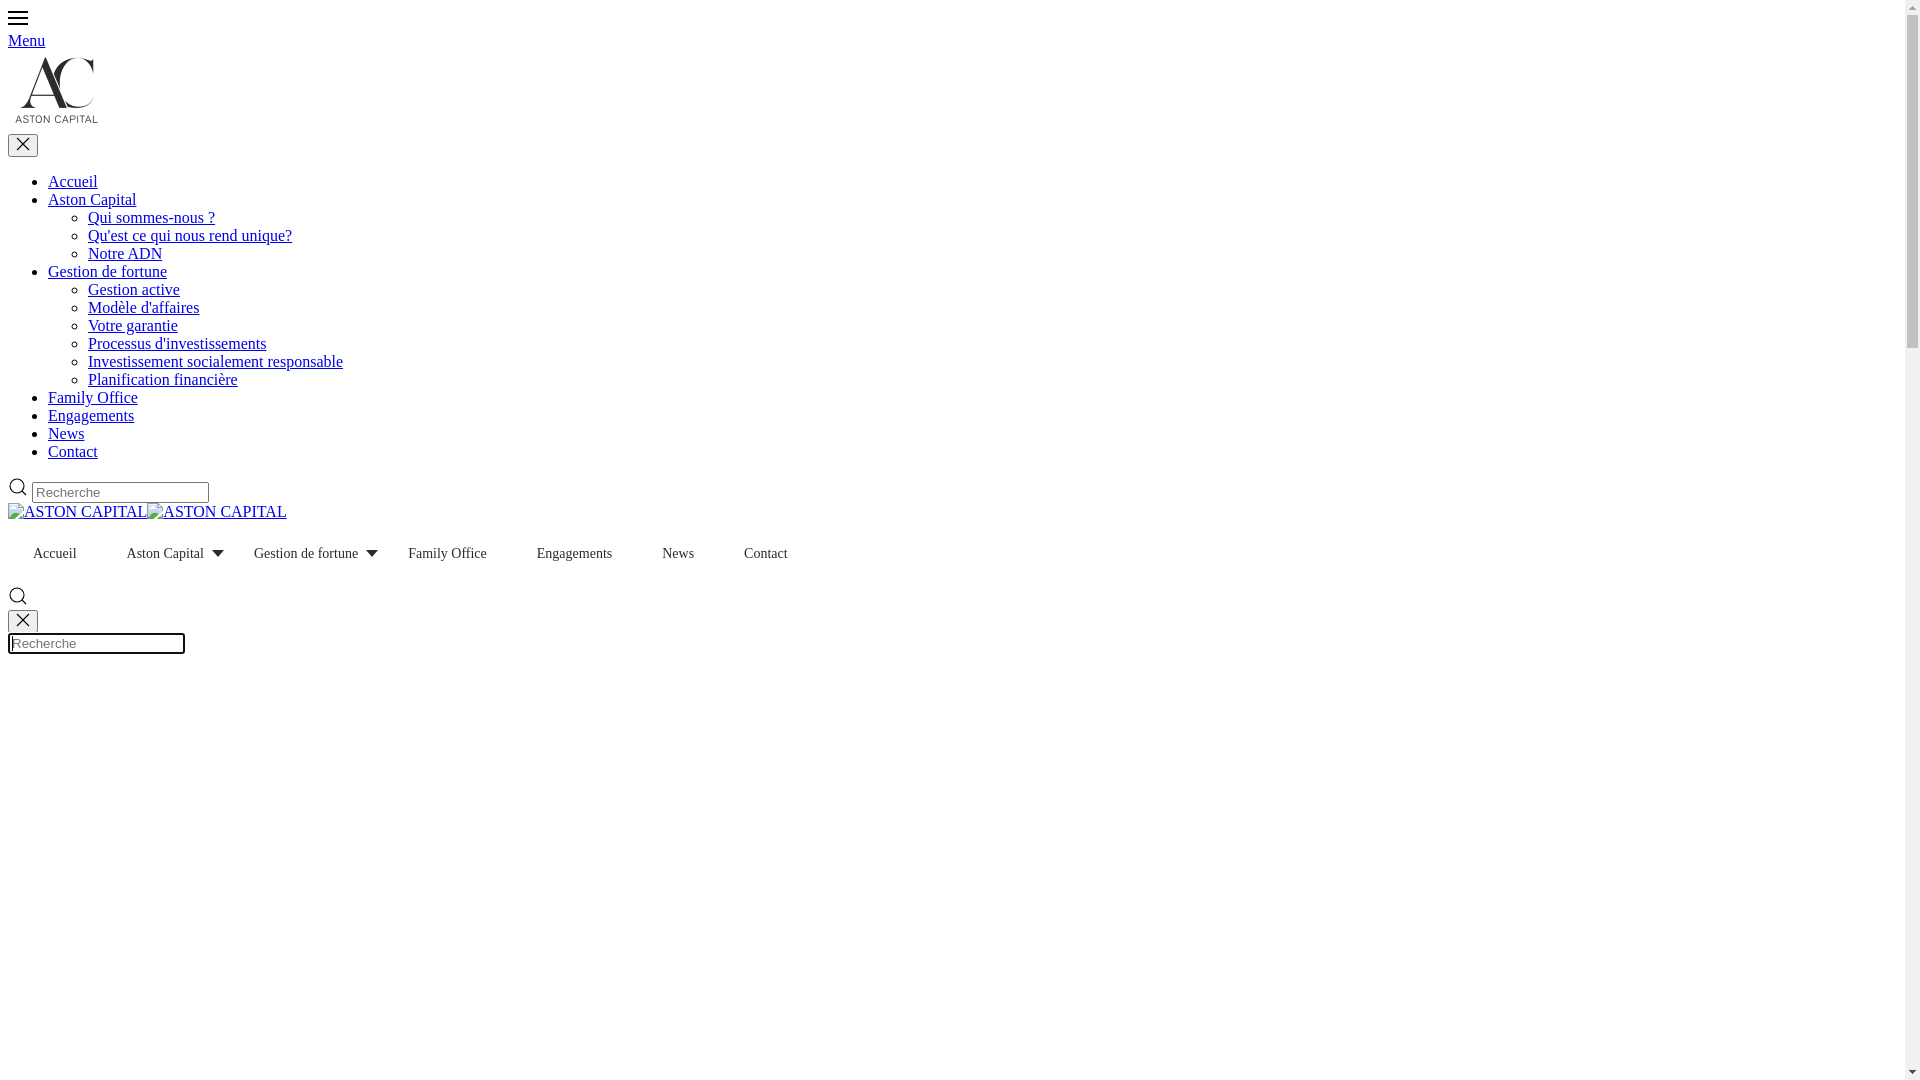  I want to click on 'Aston Capital', so click(90, 199).